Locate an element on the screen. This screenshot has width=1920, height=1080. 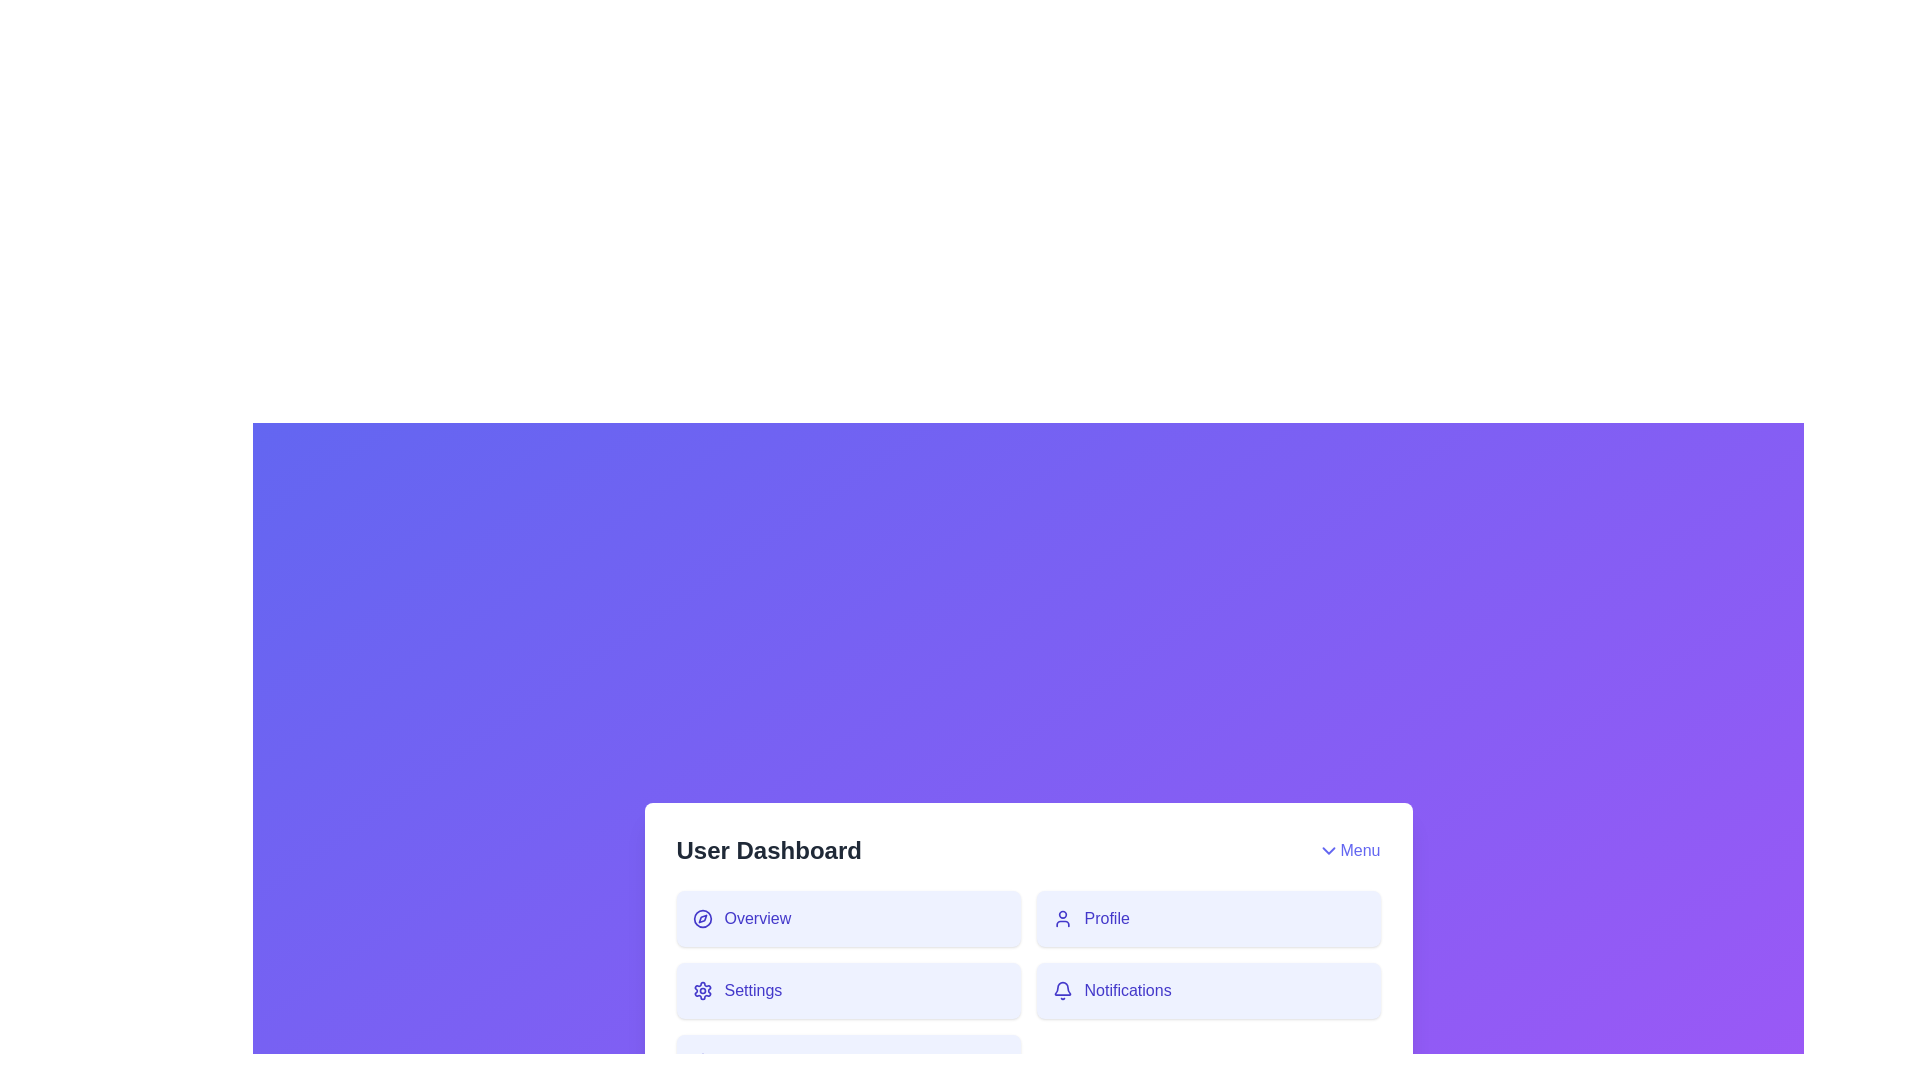
the 'Settings' button to navigate to the 'Settings' section is located at coordinates (848, 991).